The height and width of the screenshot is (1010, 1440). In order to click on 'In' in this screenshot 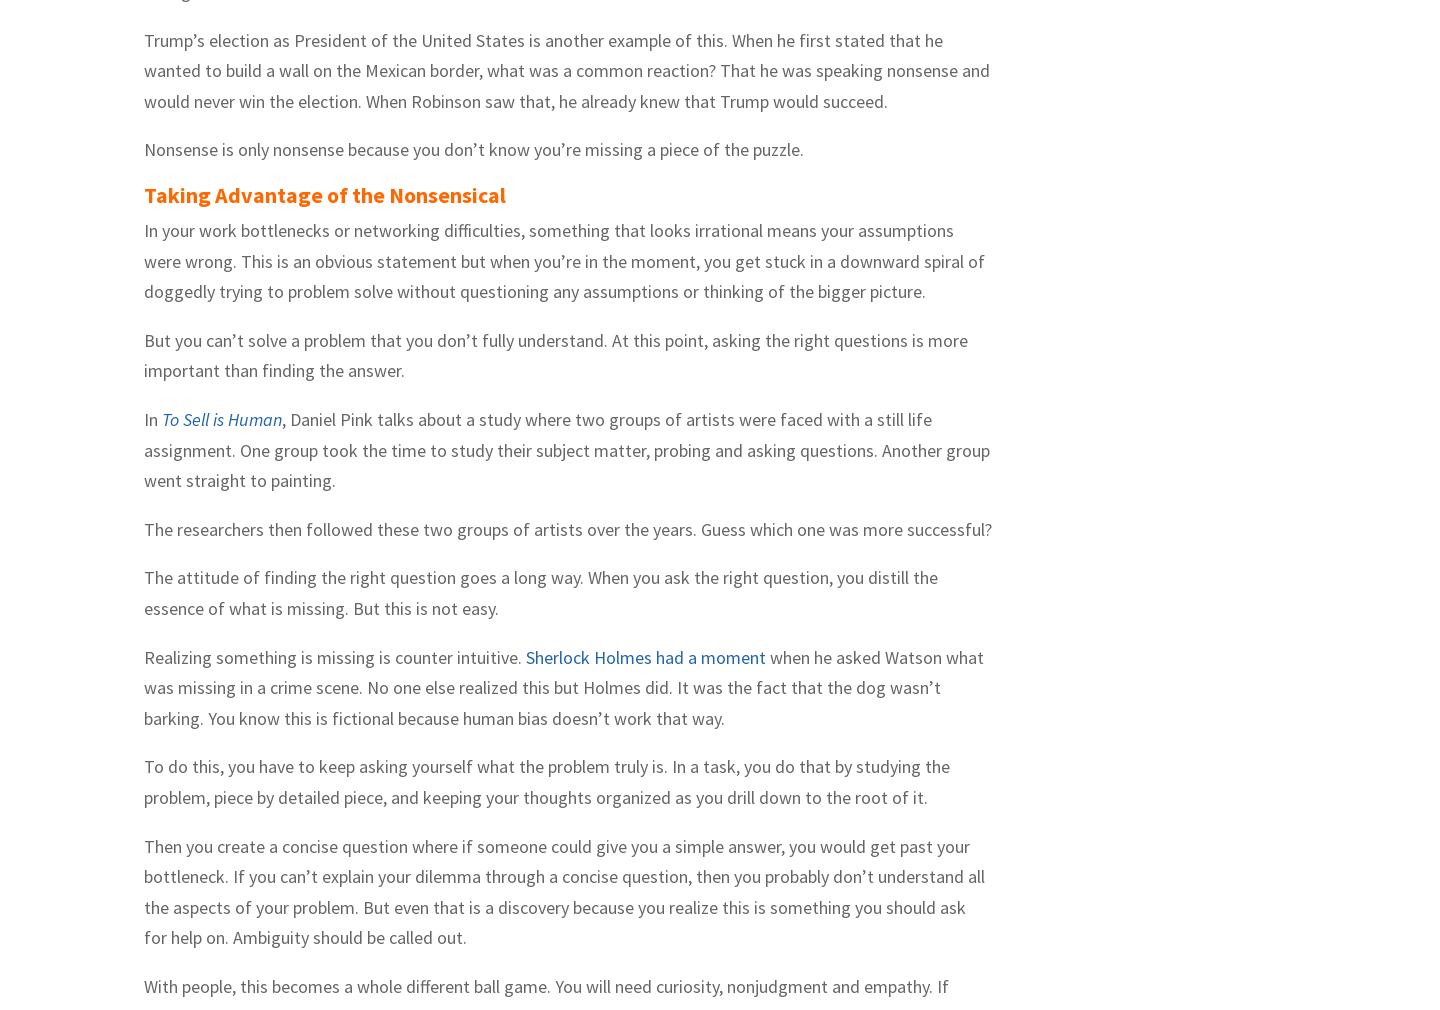, I will do `click(152, 419)`.